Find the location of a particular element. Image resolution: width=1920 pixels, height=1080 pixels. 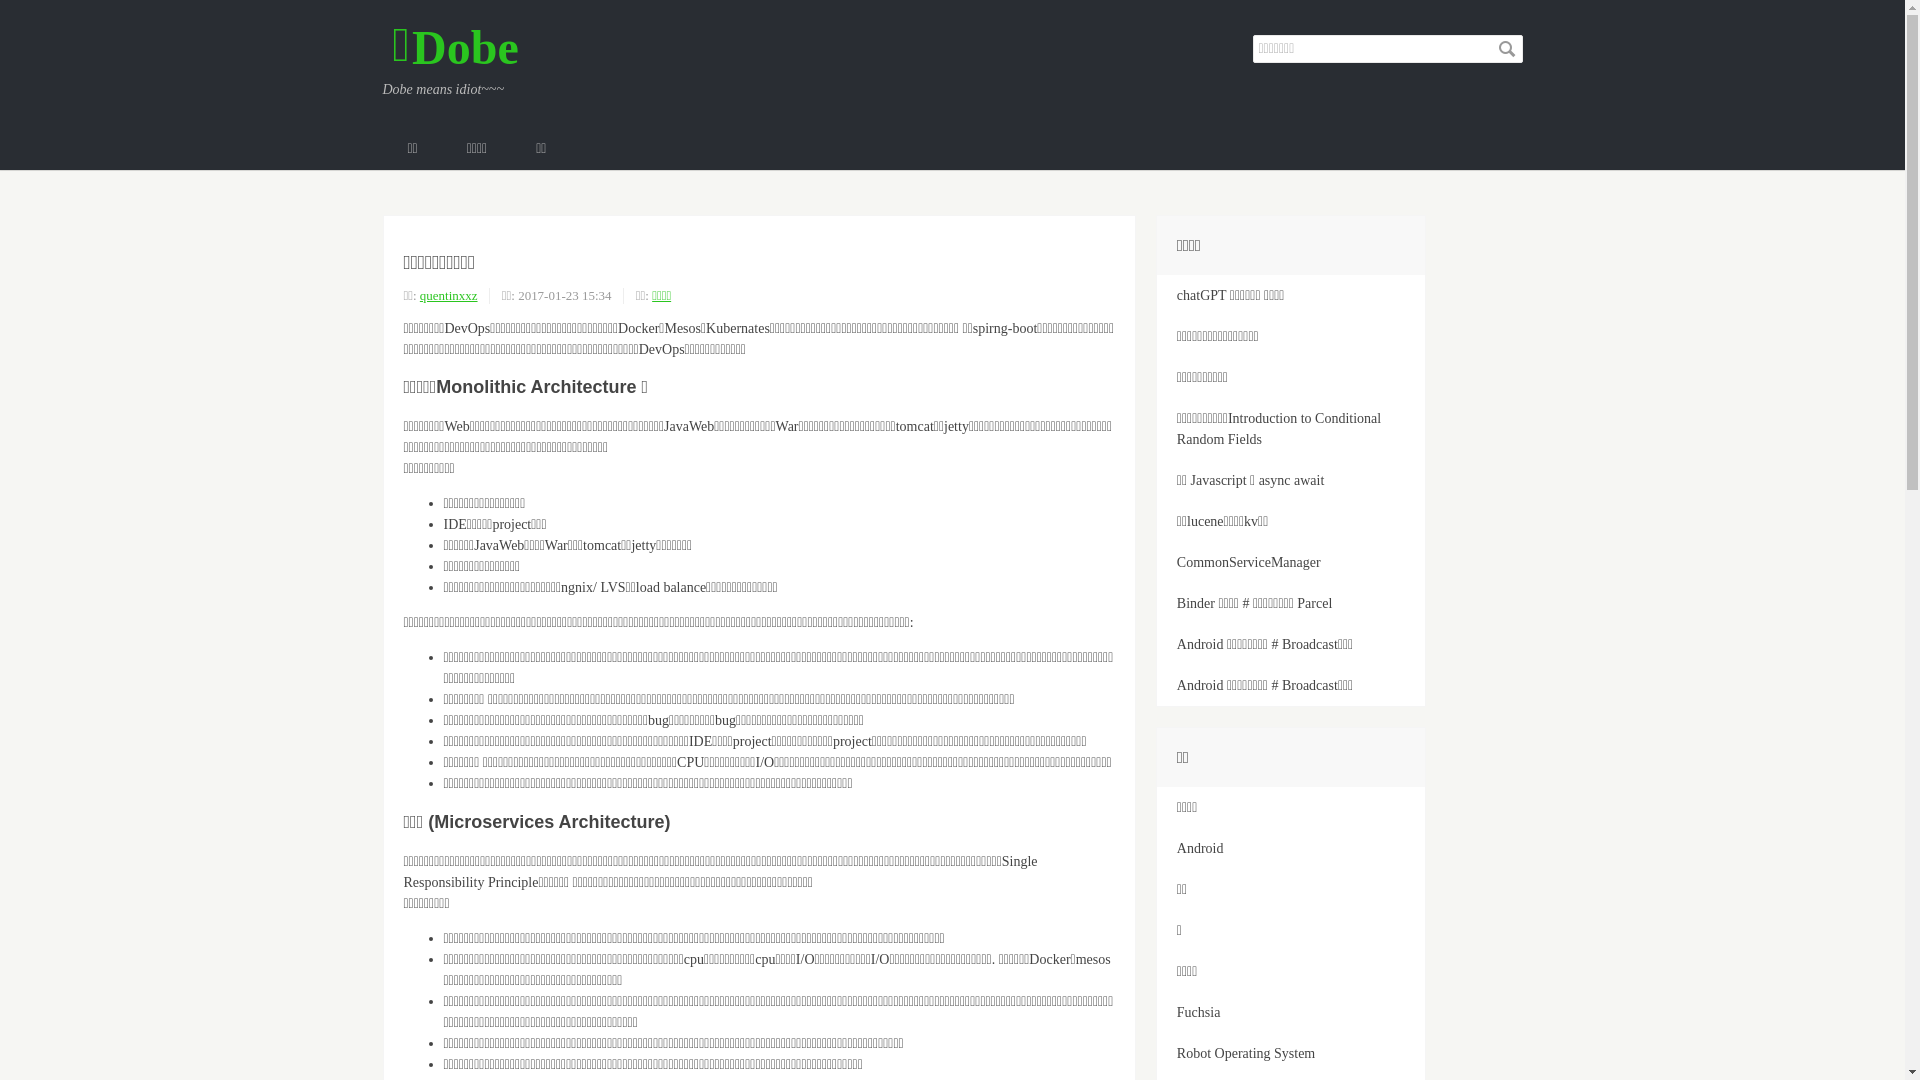

'Fuchsia' is located at coordinates (1291, 1012).